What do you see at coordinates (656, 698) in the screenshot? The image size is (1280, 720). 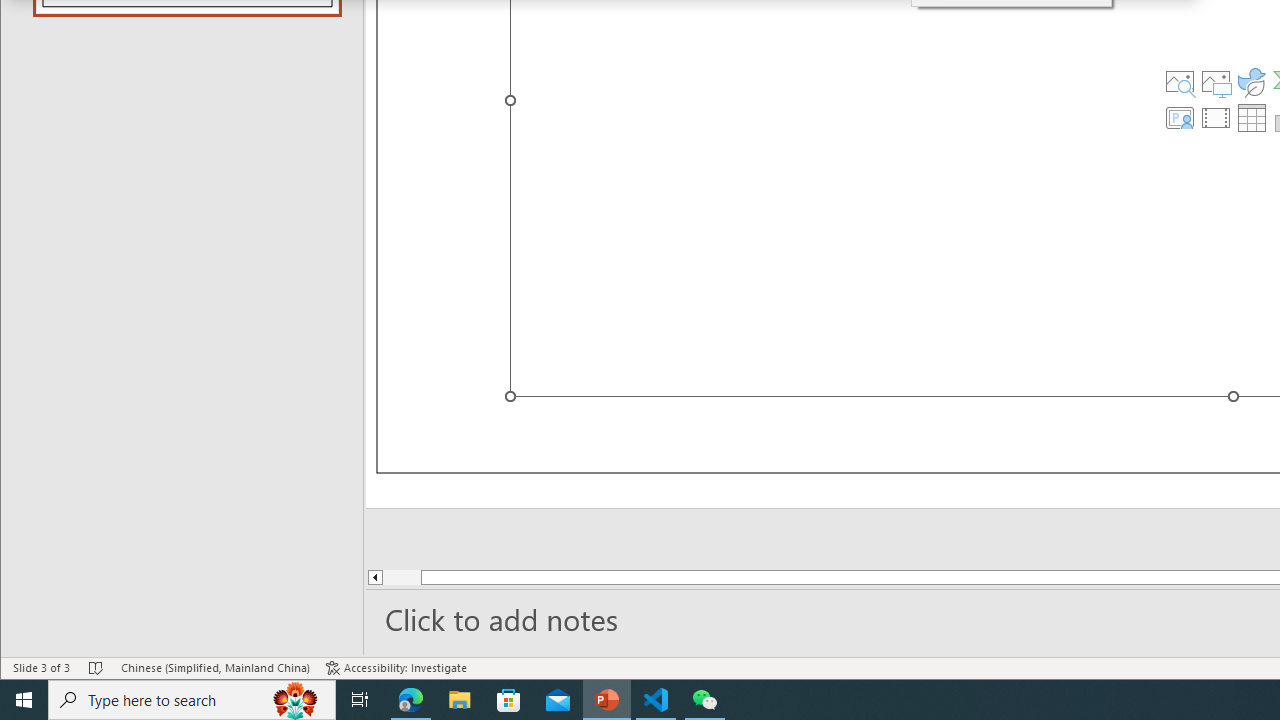 I see `'Visual Studio Code - 1 running window'` at bounding box center [656, 698].